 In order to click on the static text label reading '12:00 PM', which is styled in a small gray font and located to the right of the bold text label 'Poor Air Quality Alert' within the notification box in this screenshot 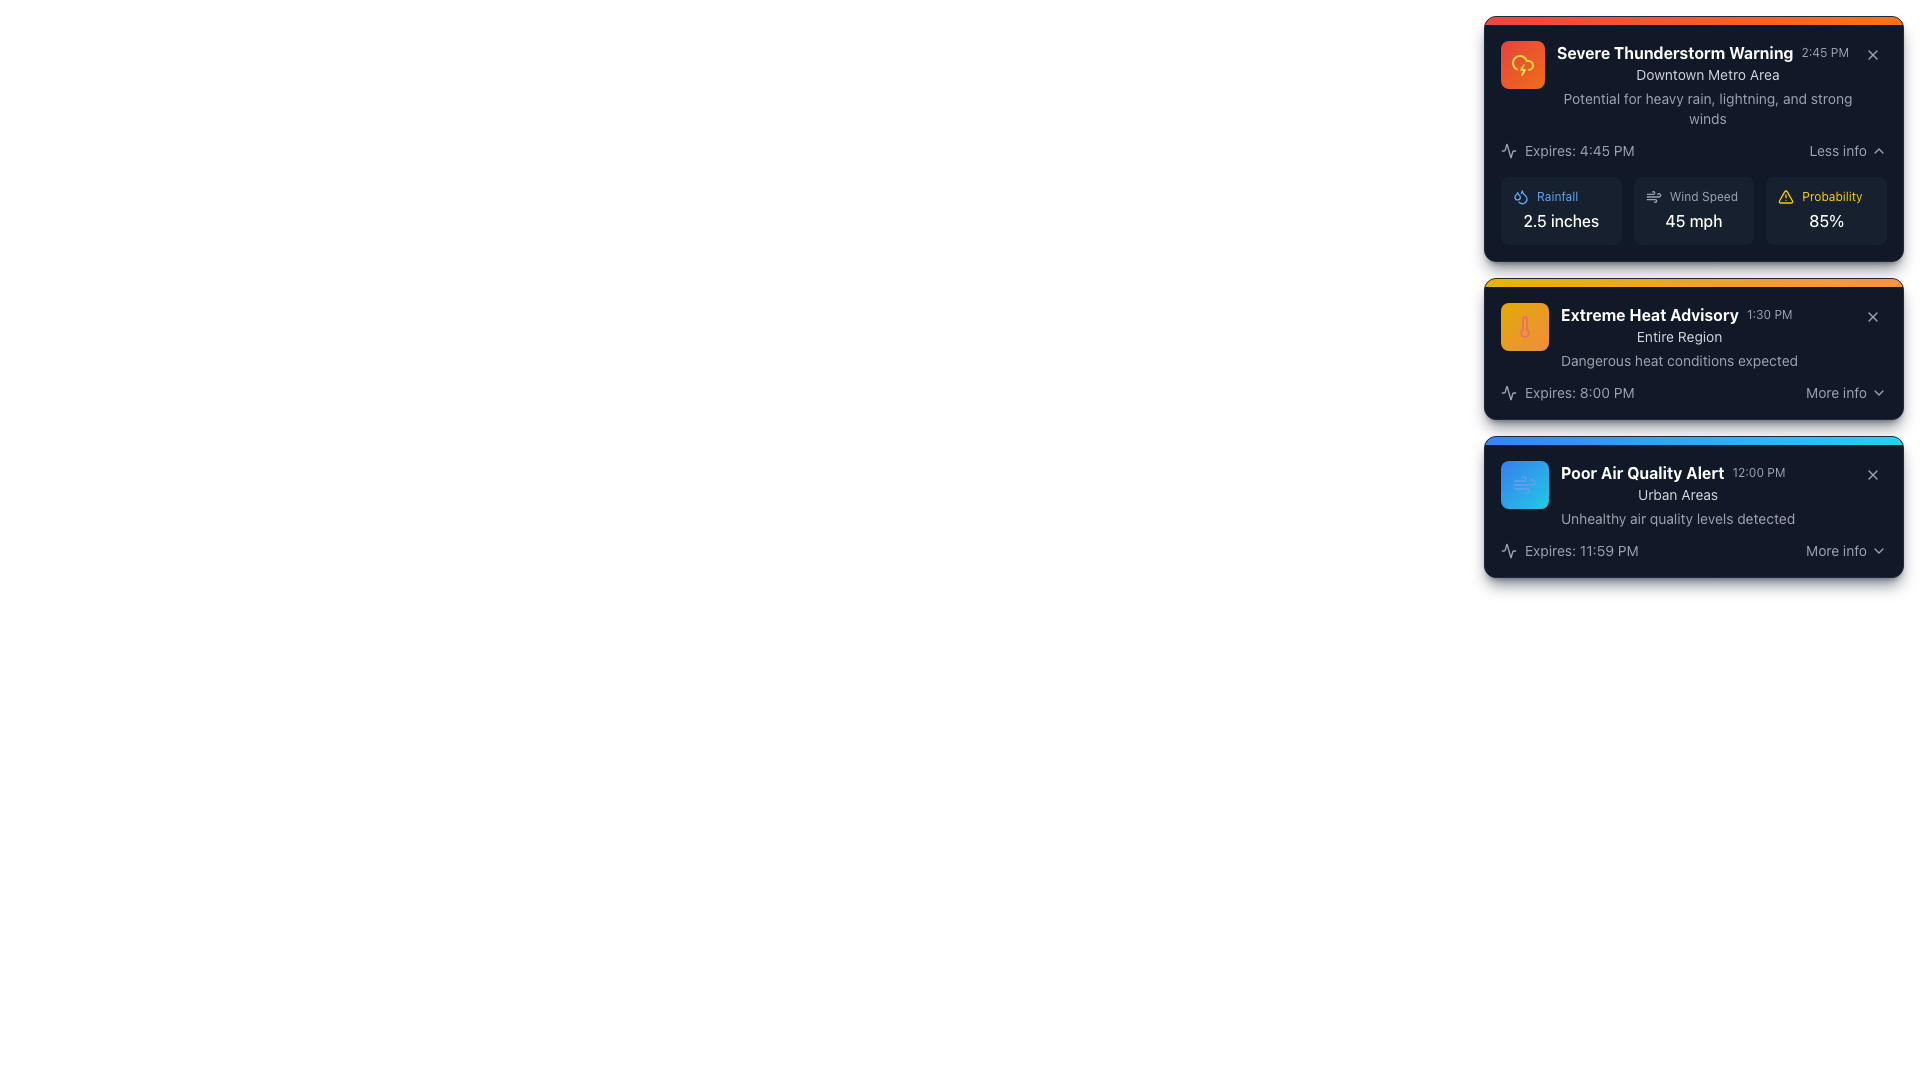, I will do `click(1757, 473)`.